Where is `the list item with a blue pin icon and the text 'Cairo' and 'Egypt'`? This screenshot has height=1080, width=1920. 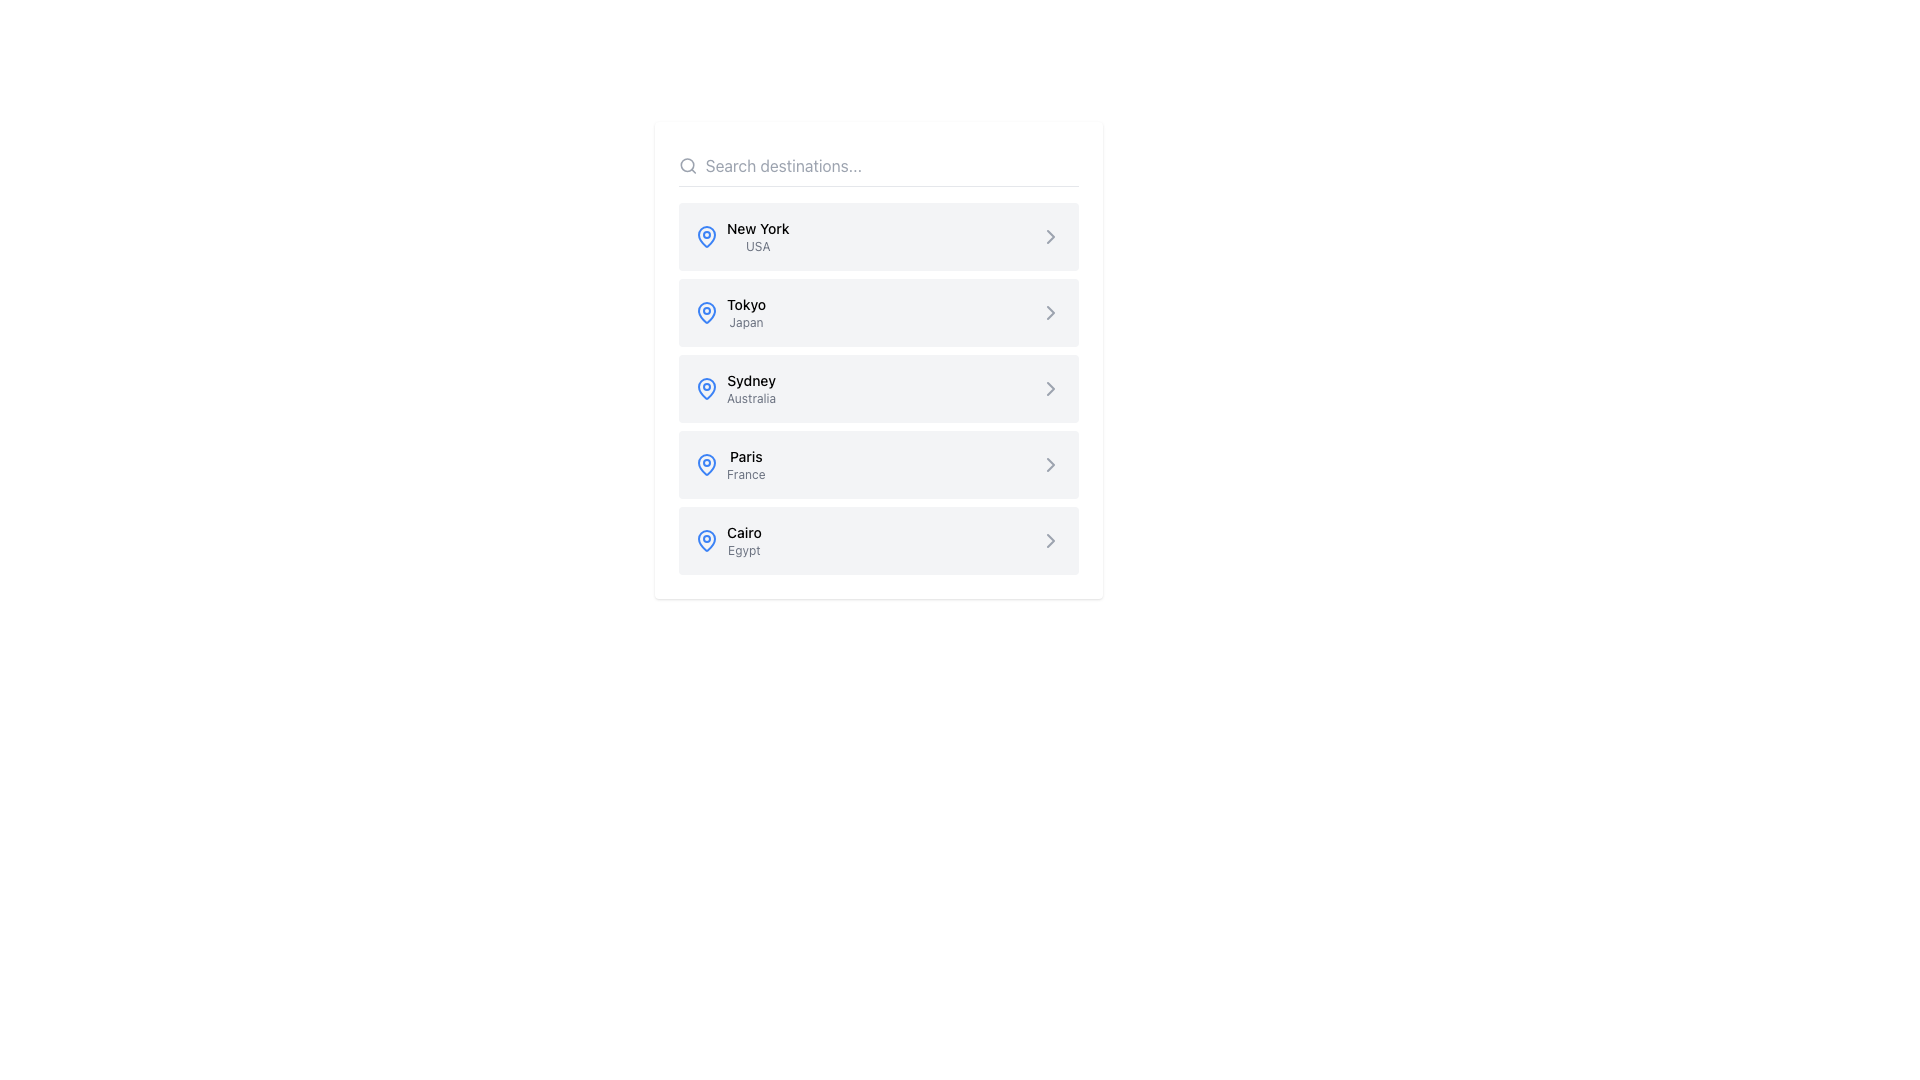 the list item with a blue pin icon and the text 'Cairo' and 'Egypt' is located at coordinates (727, 540).